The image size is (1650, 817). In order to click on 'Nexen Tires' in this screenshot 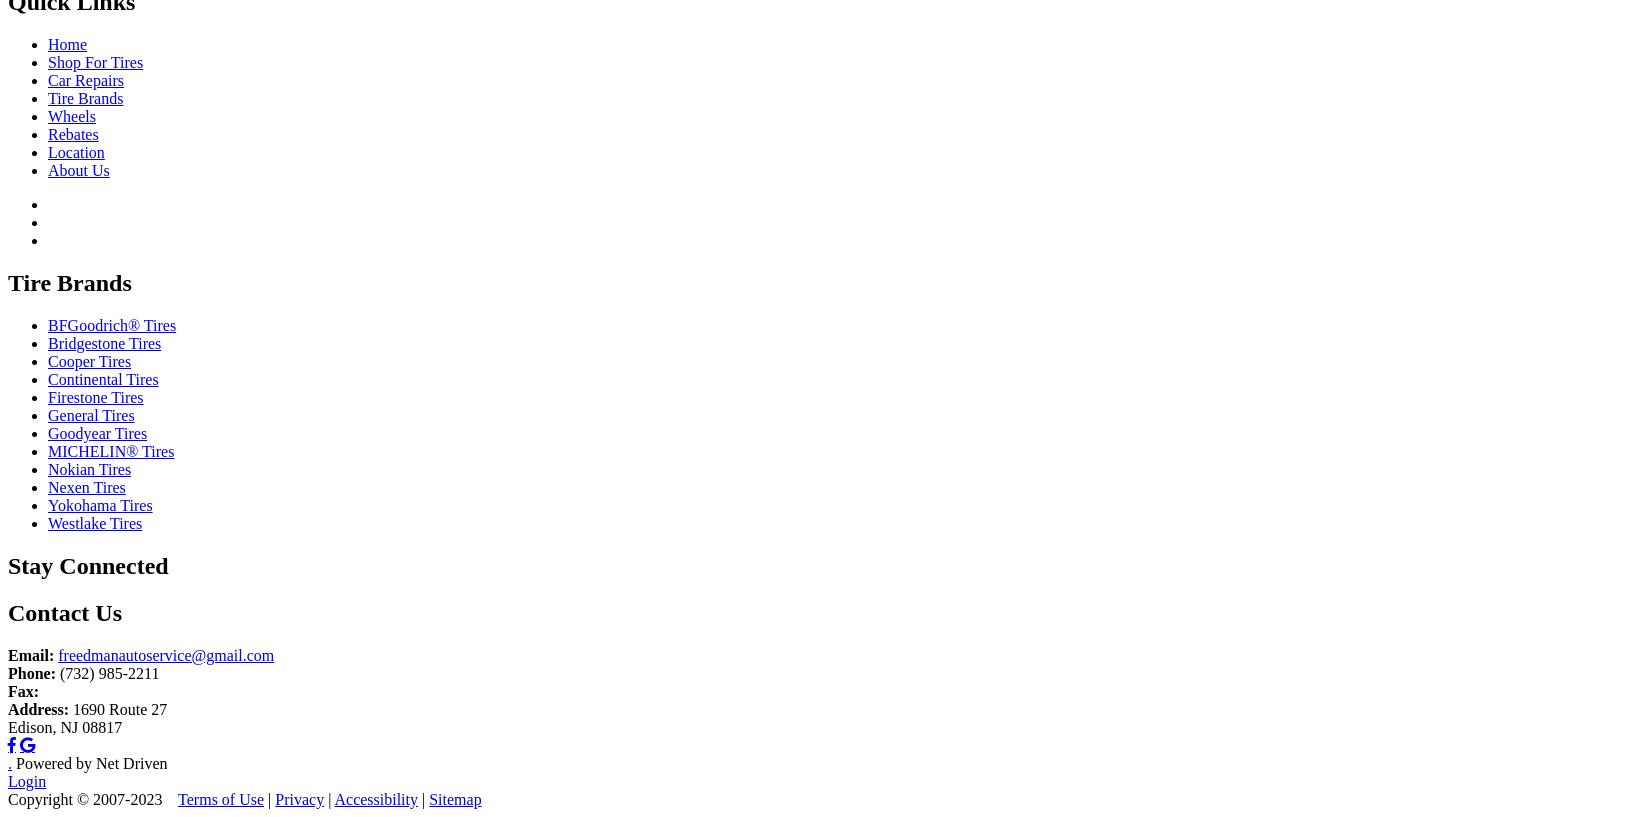, I will do `click(86, 487)`.